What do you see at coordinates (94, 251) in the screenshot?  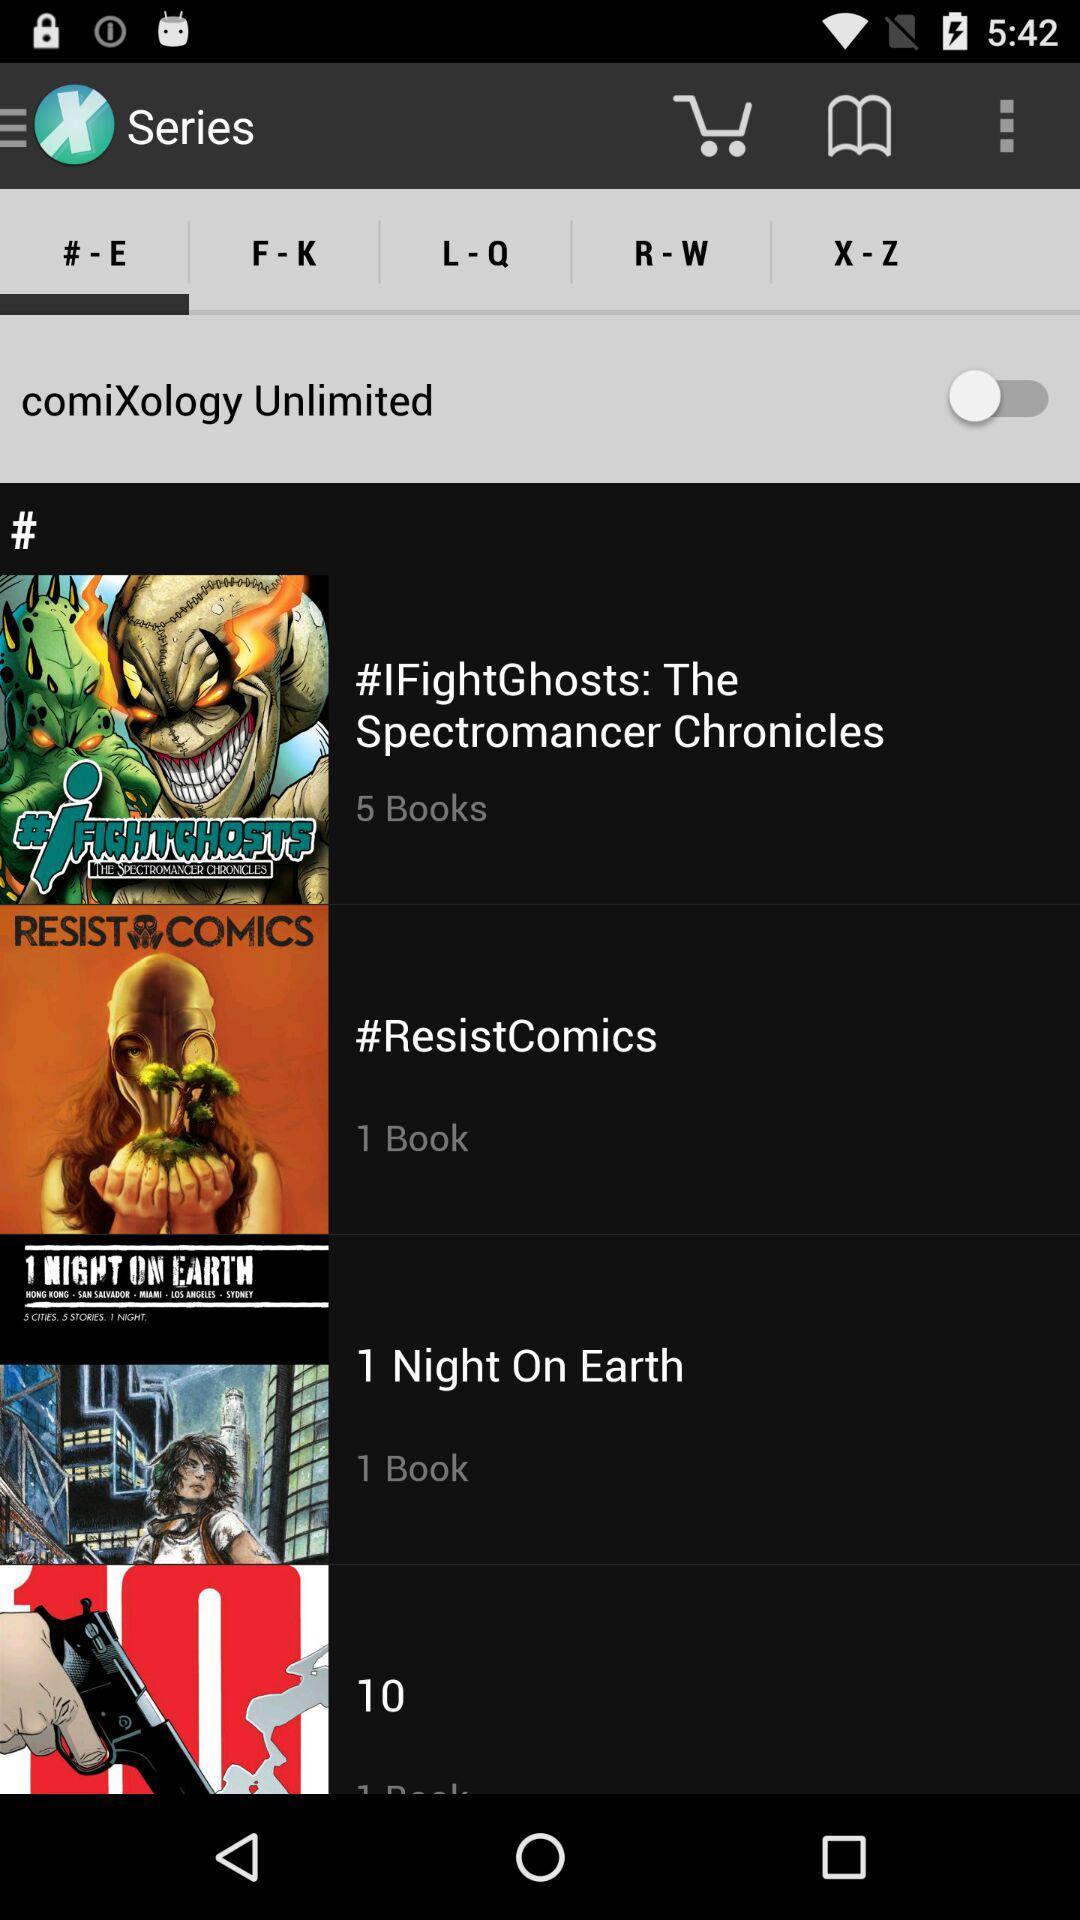 I see `# - e` at bounding box center [94, 251].